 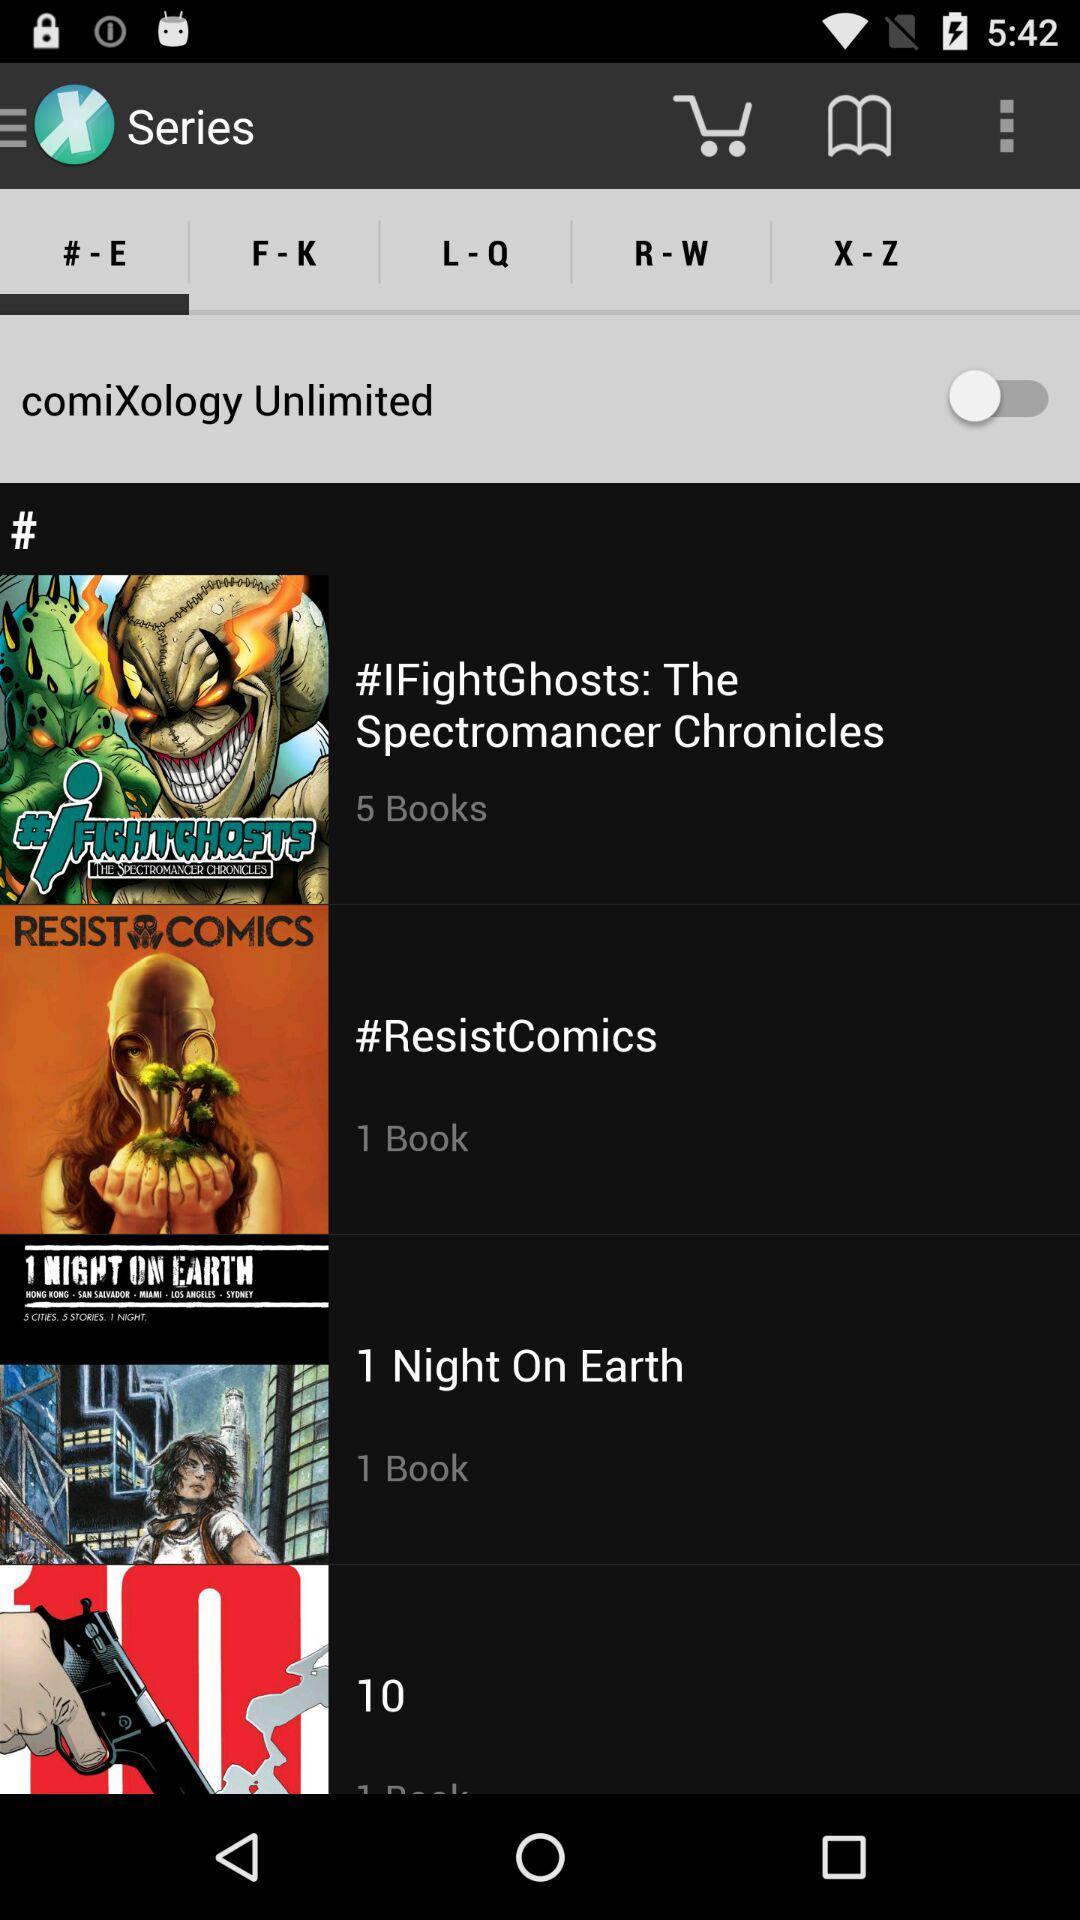 What do you see at coordinates (505, 1034) in the screenshot?
I see `#resistcomics item` at bounding box center [505, 1034].